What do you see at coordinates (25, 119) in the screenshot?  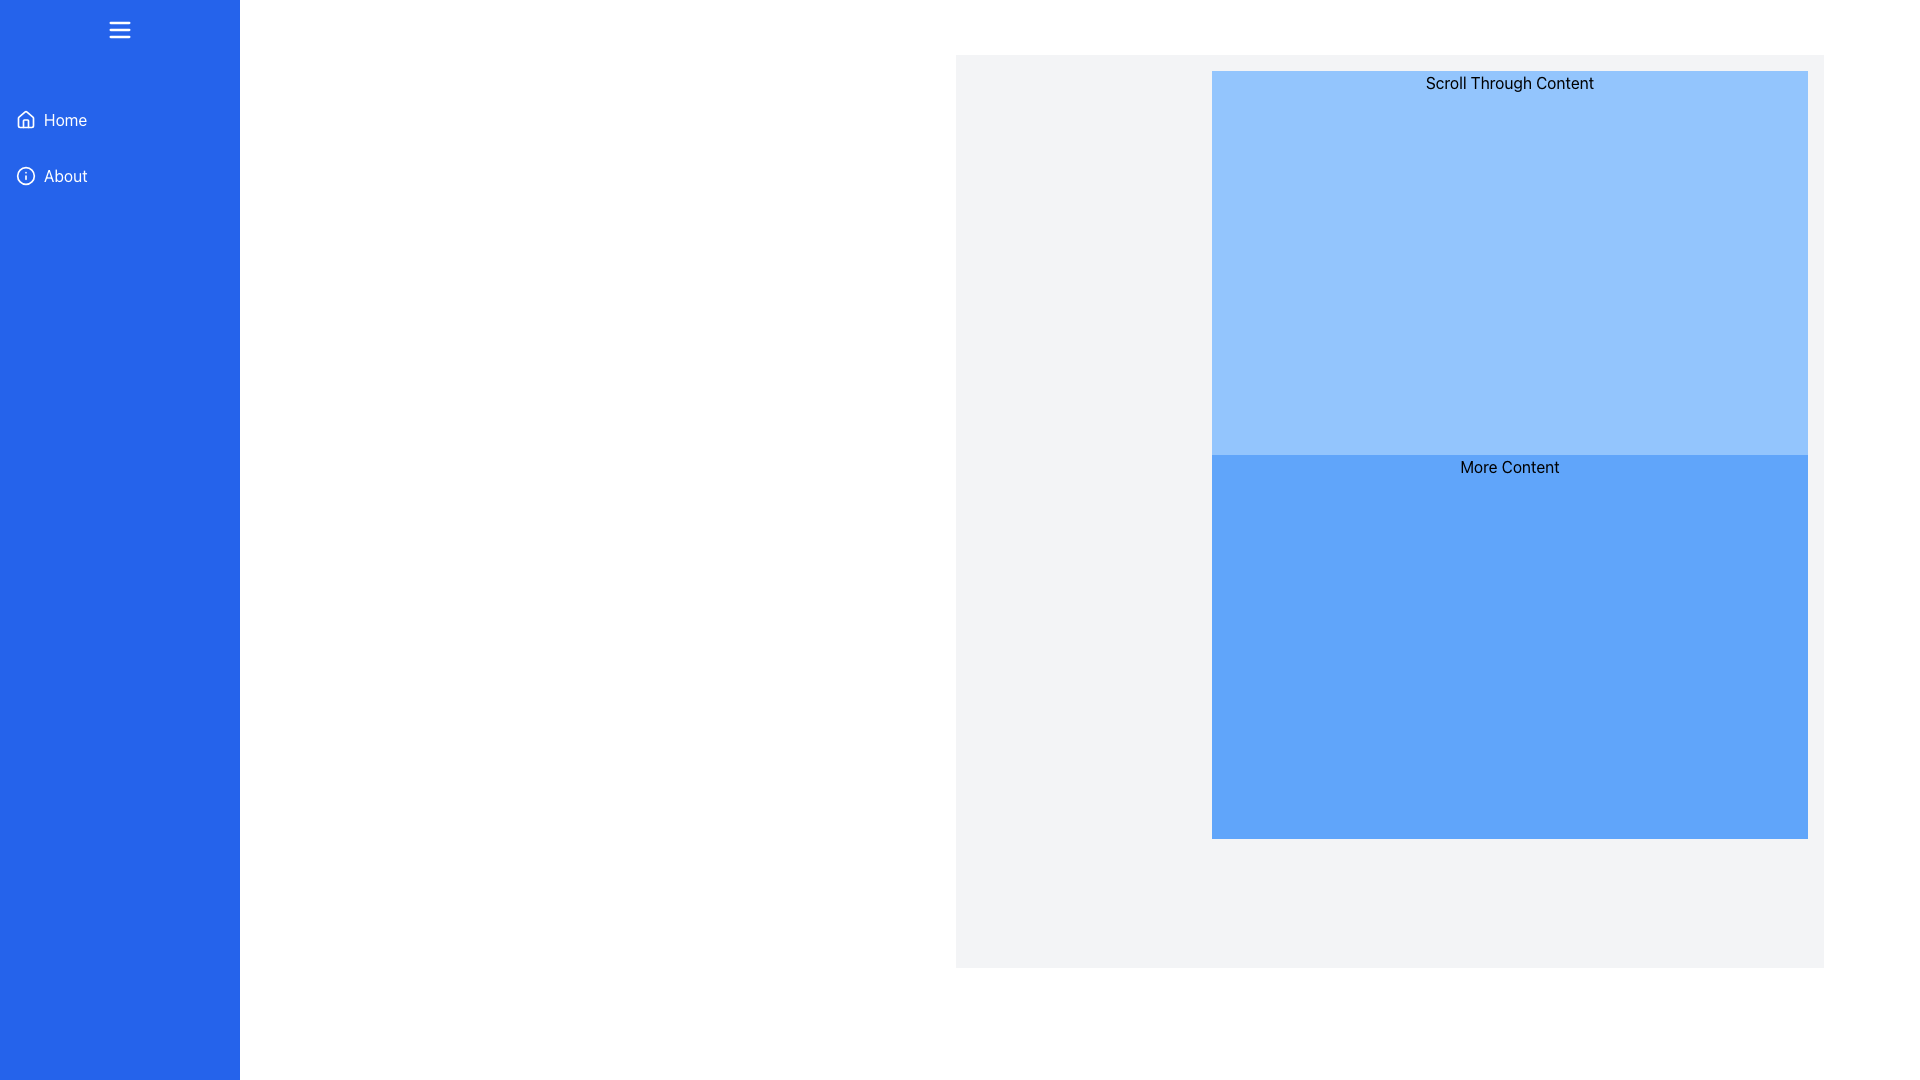 I see `the 'Home' icon located in the left sidebar, which serves as a graphical indicator for navigation to the 'Home' section` at bounding box center [25, 119].